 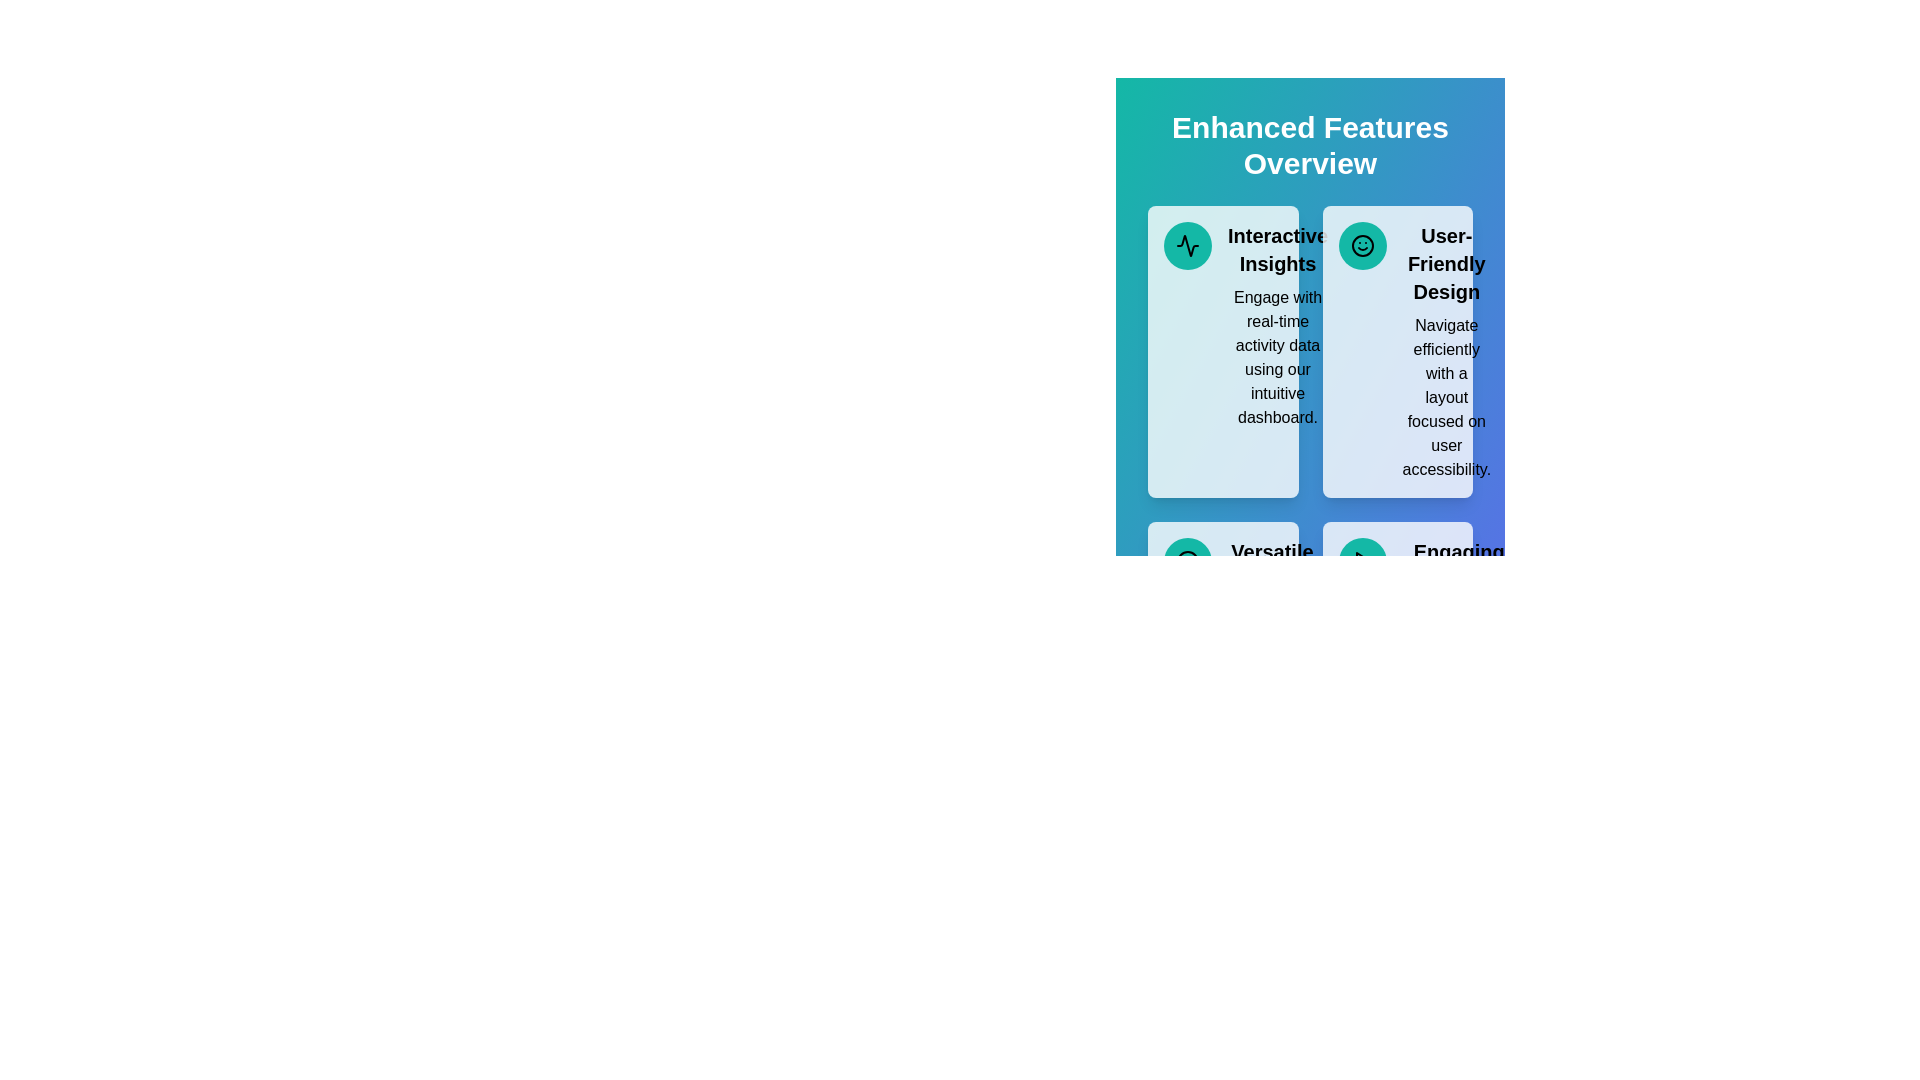 What do you see at coordinates (1446, 397) in the screenshot?
I see `the text label stating 'Navigate efficiently with a layout focused on user accessibility.' which is located below the title 'User-Friendly Design' in the upper-right quadrant of the interface` at bounding box center [1446, 397].